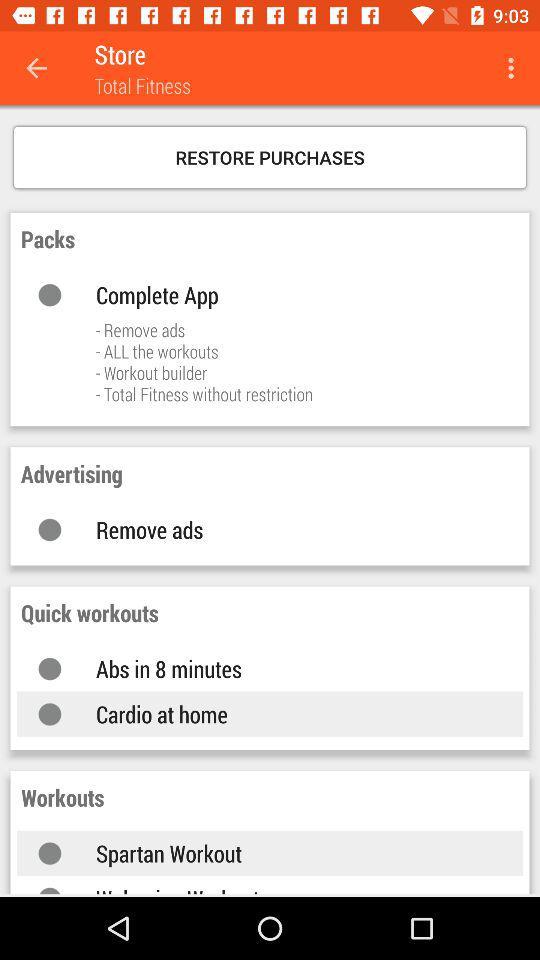 The image size is (540, 960). Describe the element at coordinates (288, 888) in the screenshot. I see `wolverine workout` at that location.